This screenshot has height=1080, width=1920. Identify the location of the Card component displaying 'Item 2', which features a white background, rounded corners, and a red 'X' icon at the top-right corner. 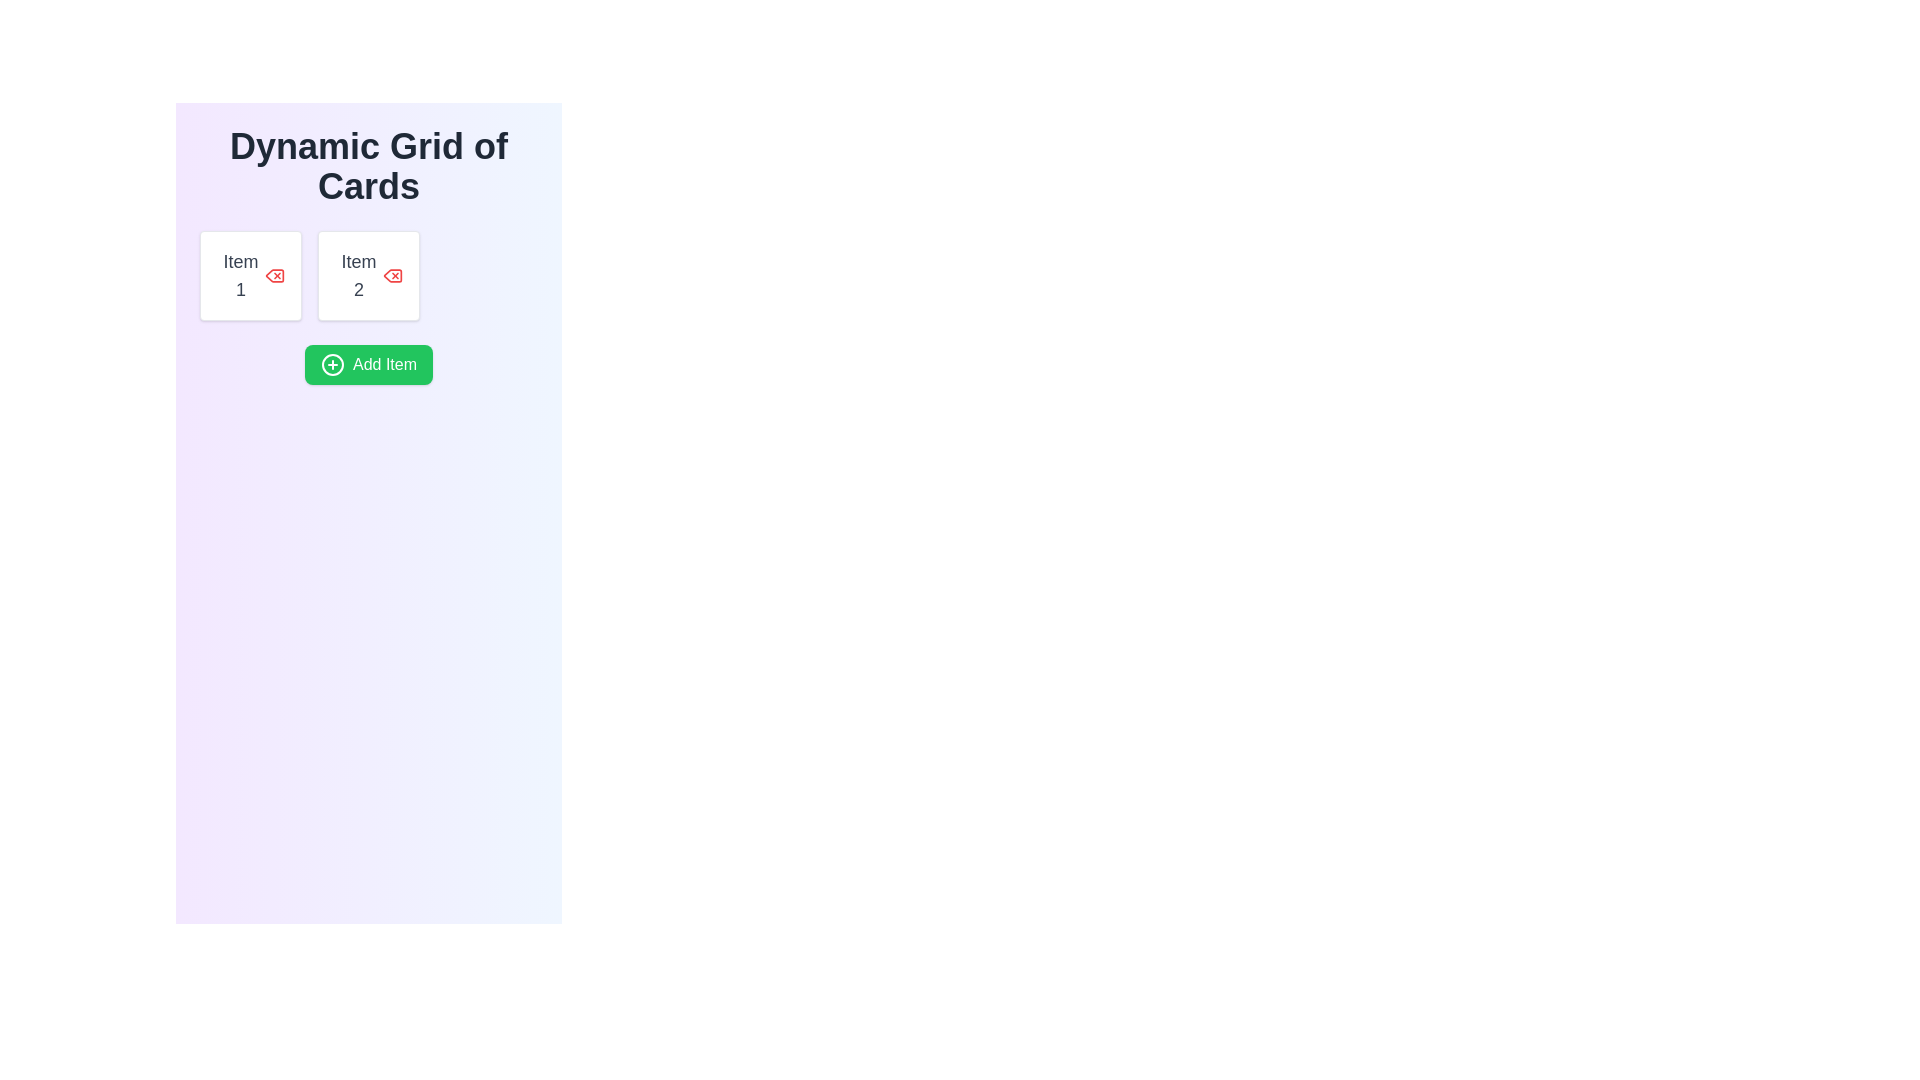
(369, 276).